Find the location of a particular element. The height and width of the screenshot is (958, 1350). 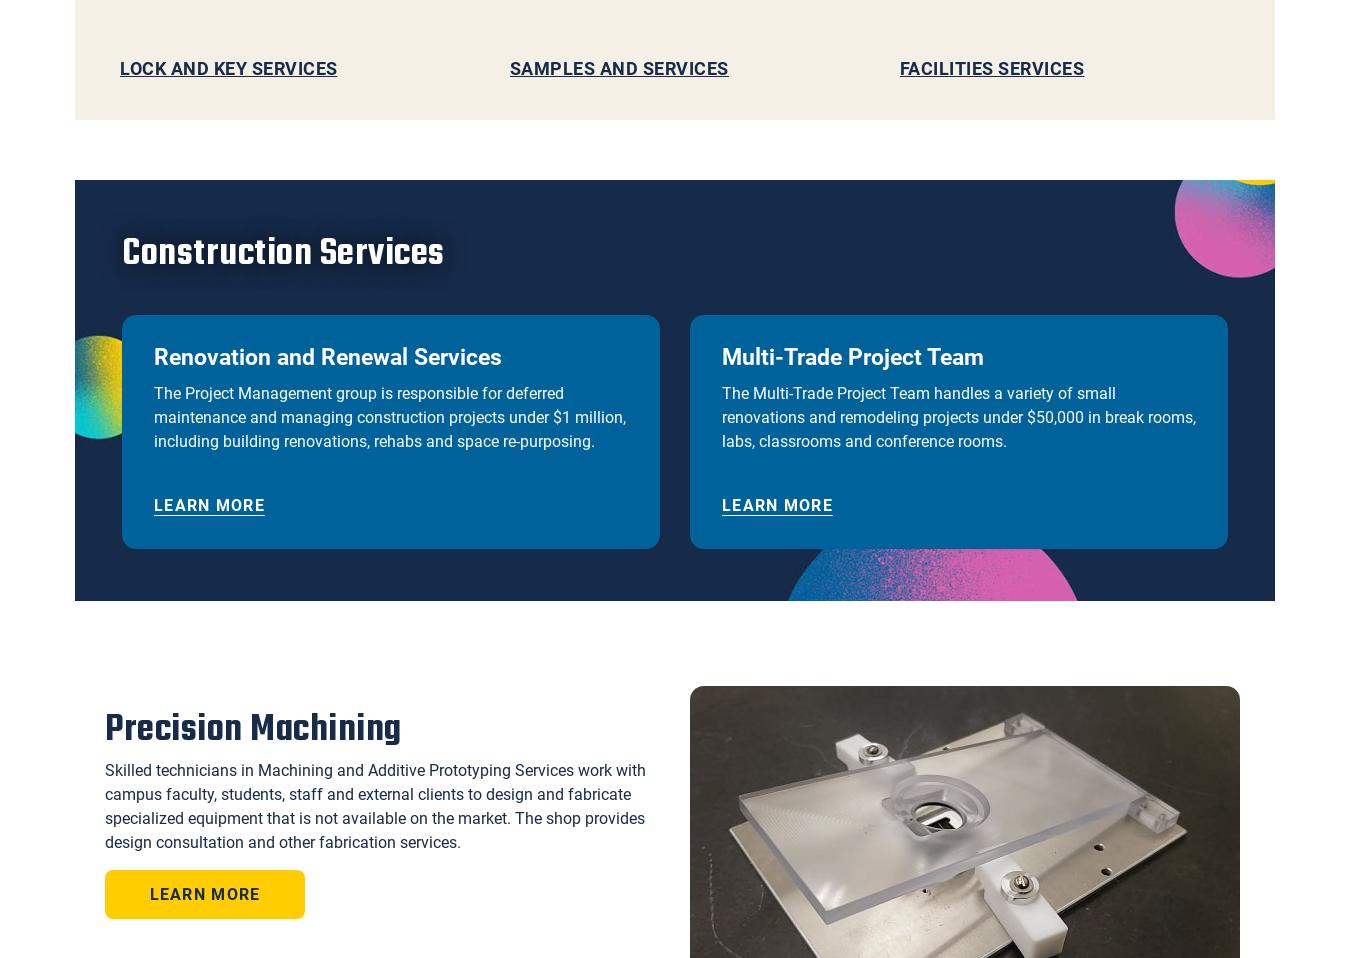

'Renovation and Renewal Services' is located at coordinates (154, 356).